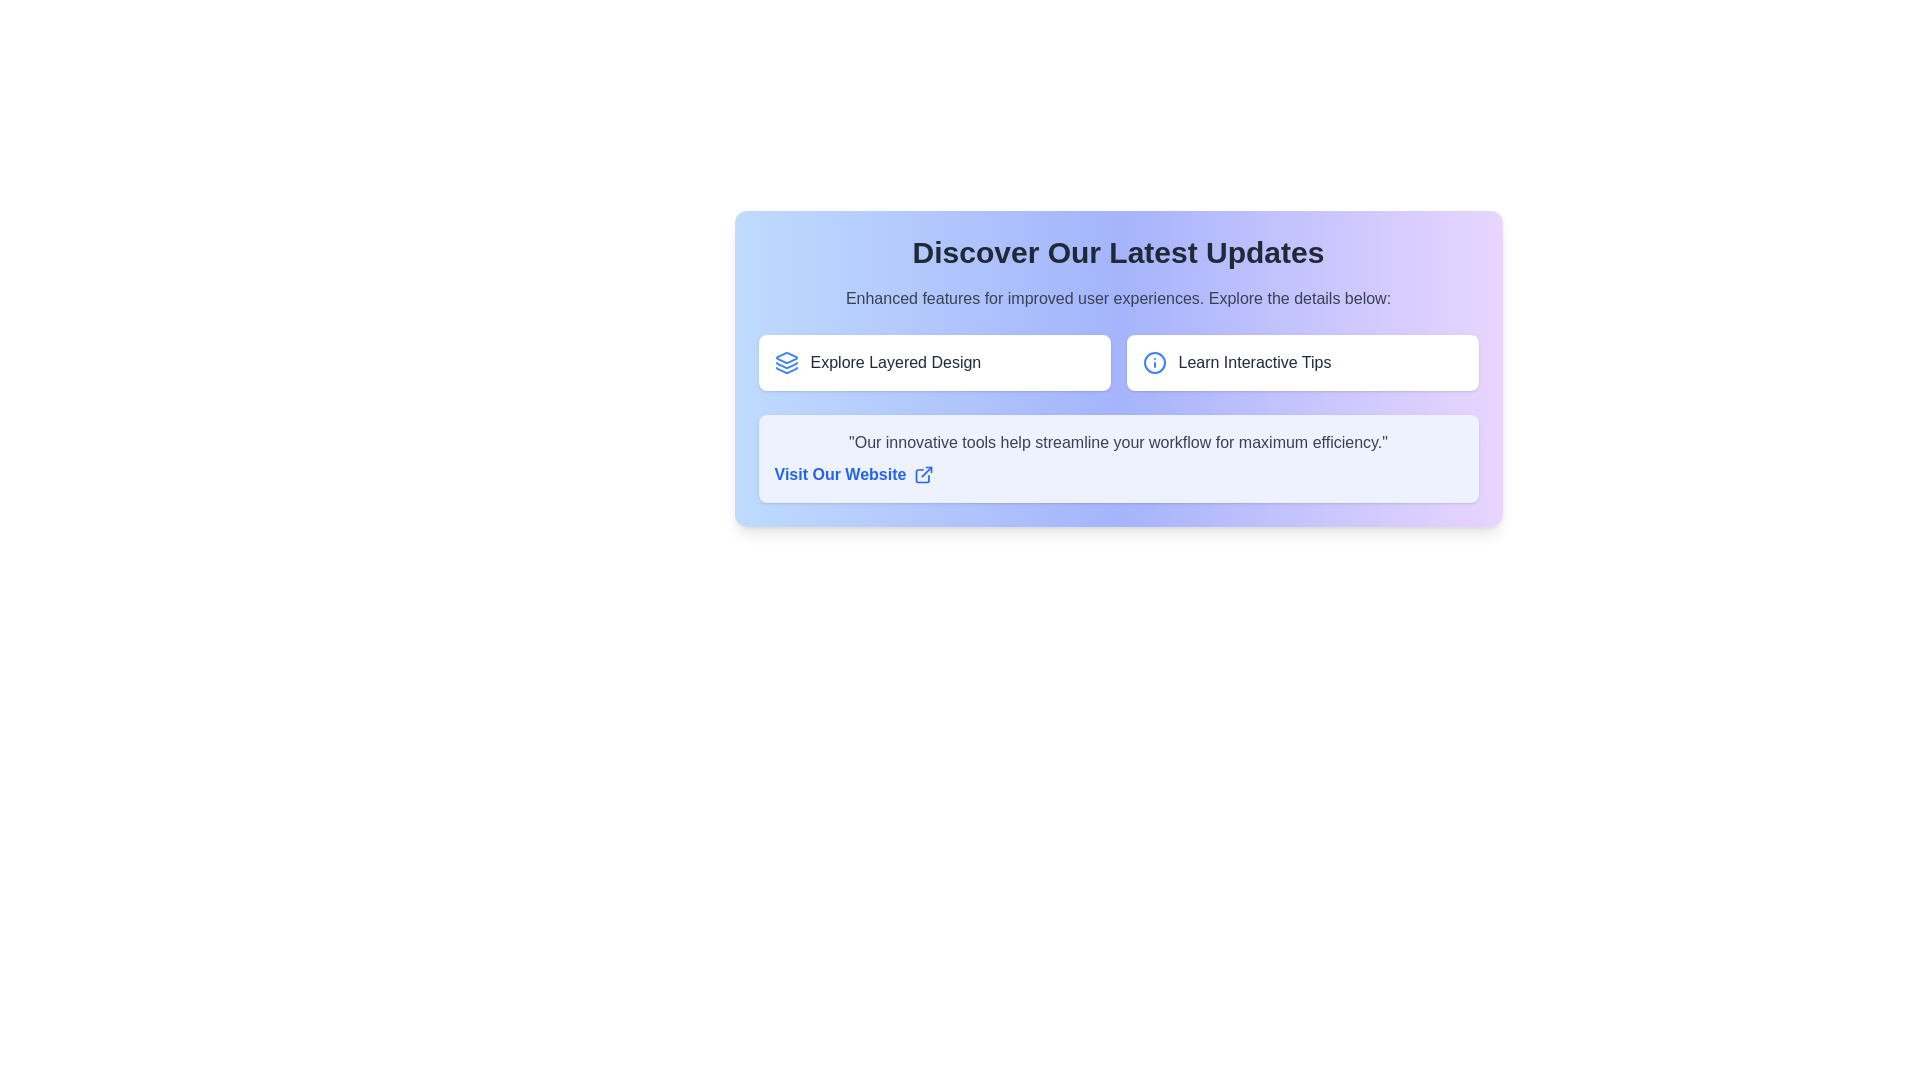  What do you see at coordinates (926, 472) in the screenshot?
I see `the external link icon that signifies an action related to the 'Visit Our Website' link, located near the bottom-right of the text` at bounding box center [926, 472].